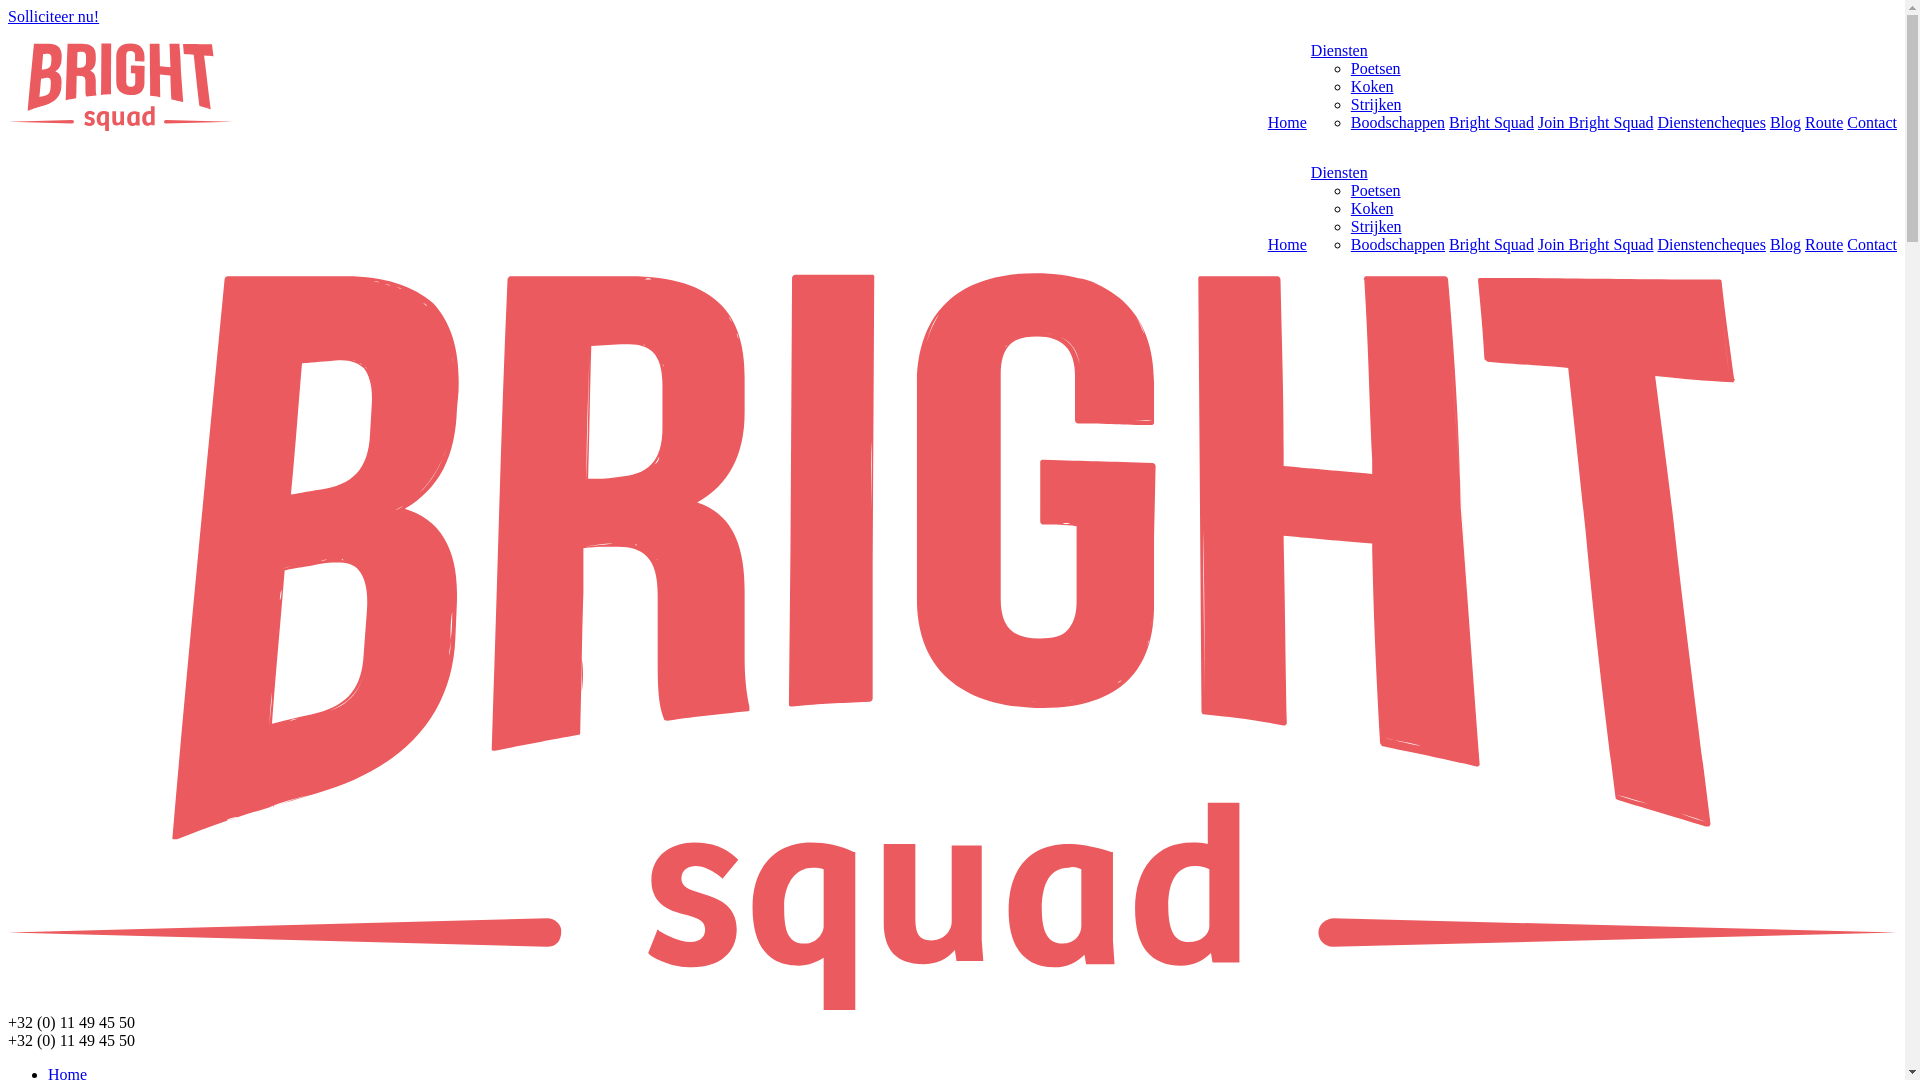 The image size is (1920, 1080). I want to click on 'Poetsen', so click(1375, 67).